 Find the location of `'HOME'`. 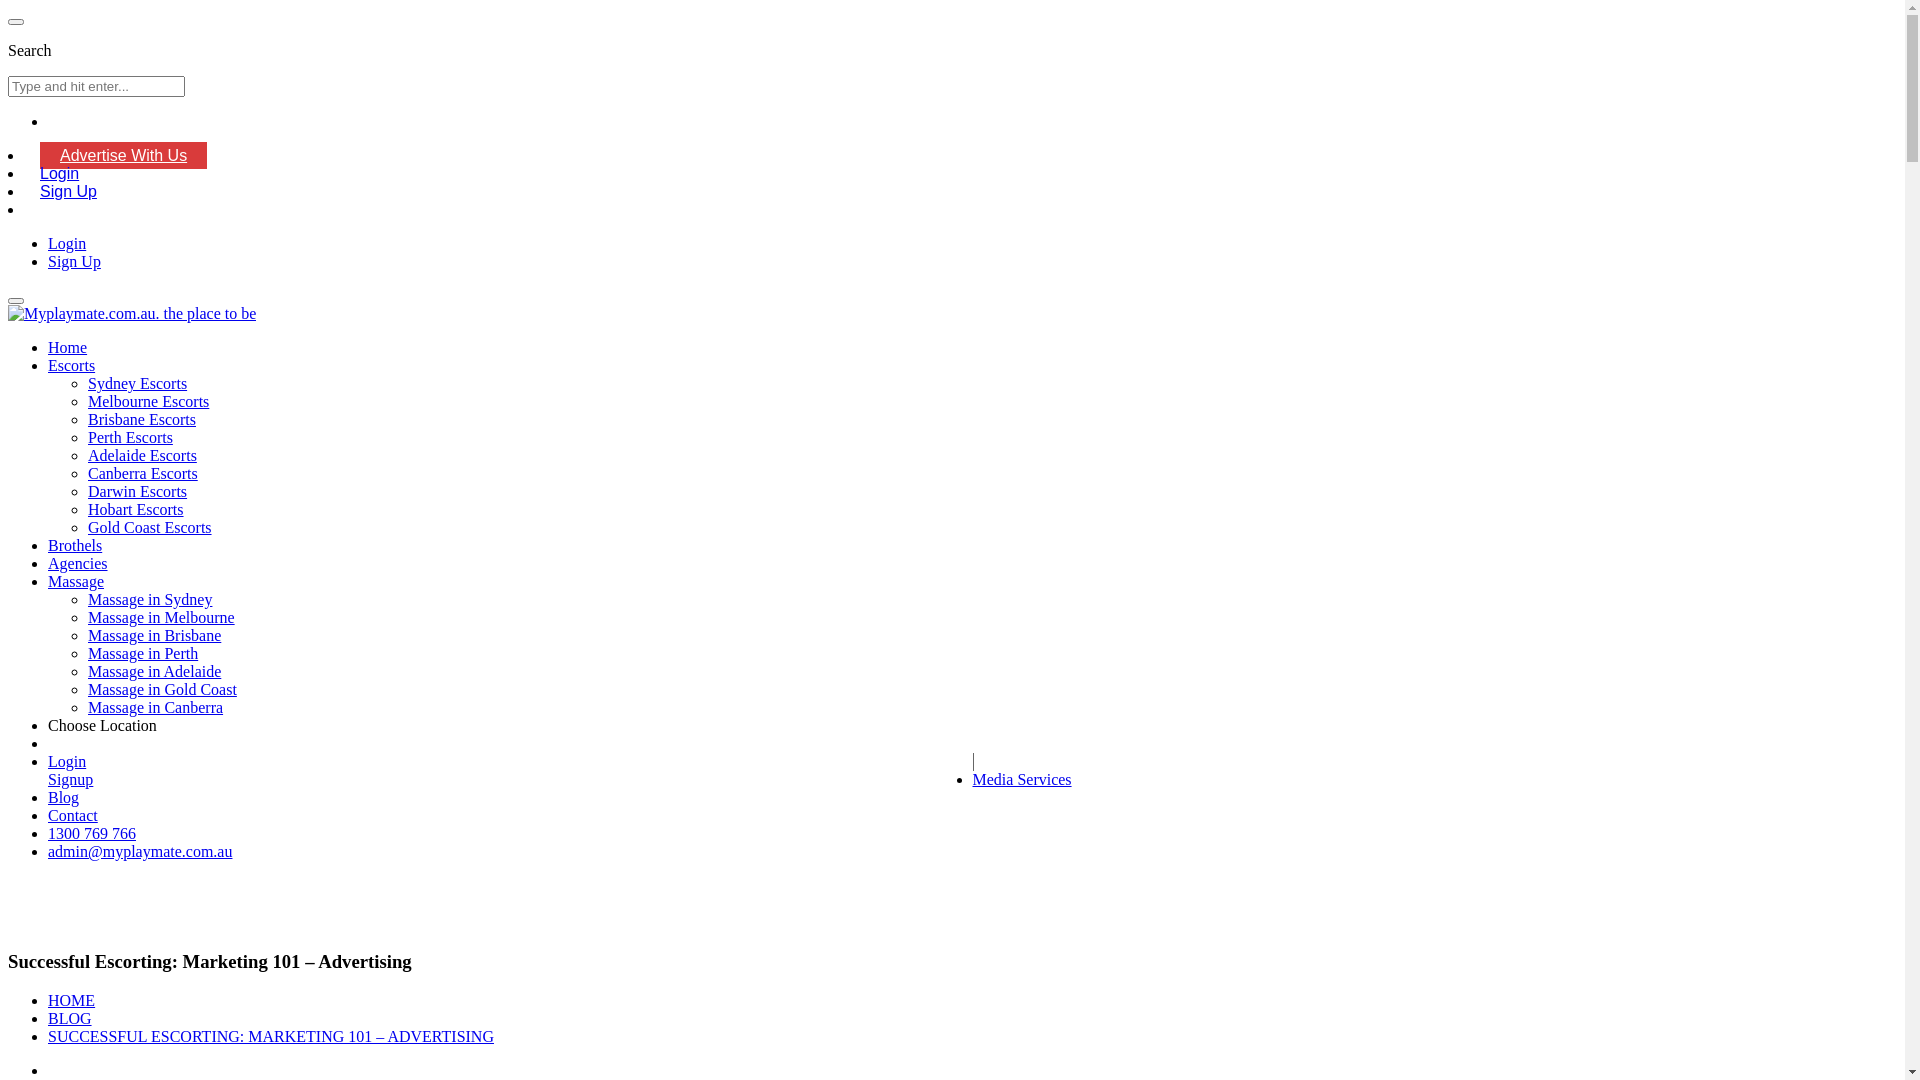

'HOME' is located at coordinates (71, 1000).